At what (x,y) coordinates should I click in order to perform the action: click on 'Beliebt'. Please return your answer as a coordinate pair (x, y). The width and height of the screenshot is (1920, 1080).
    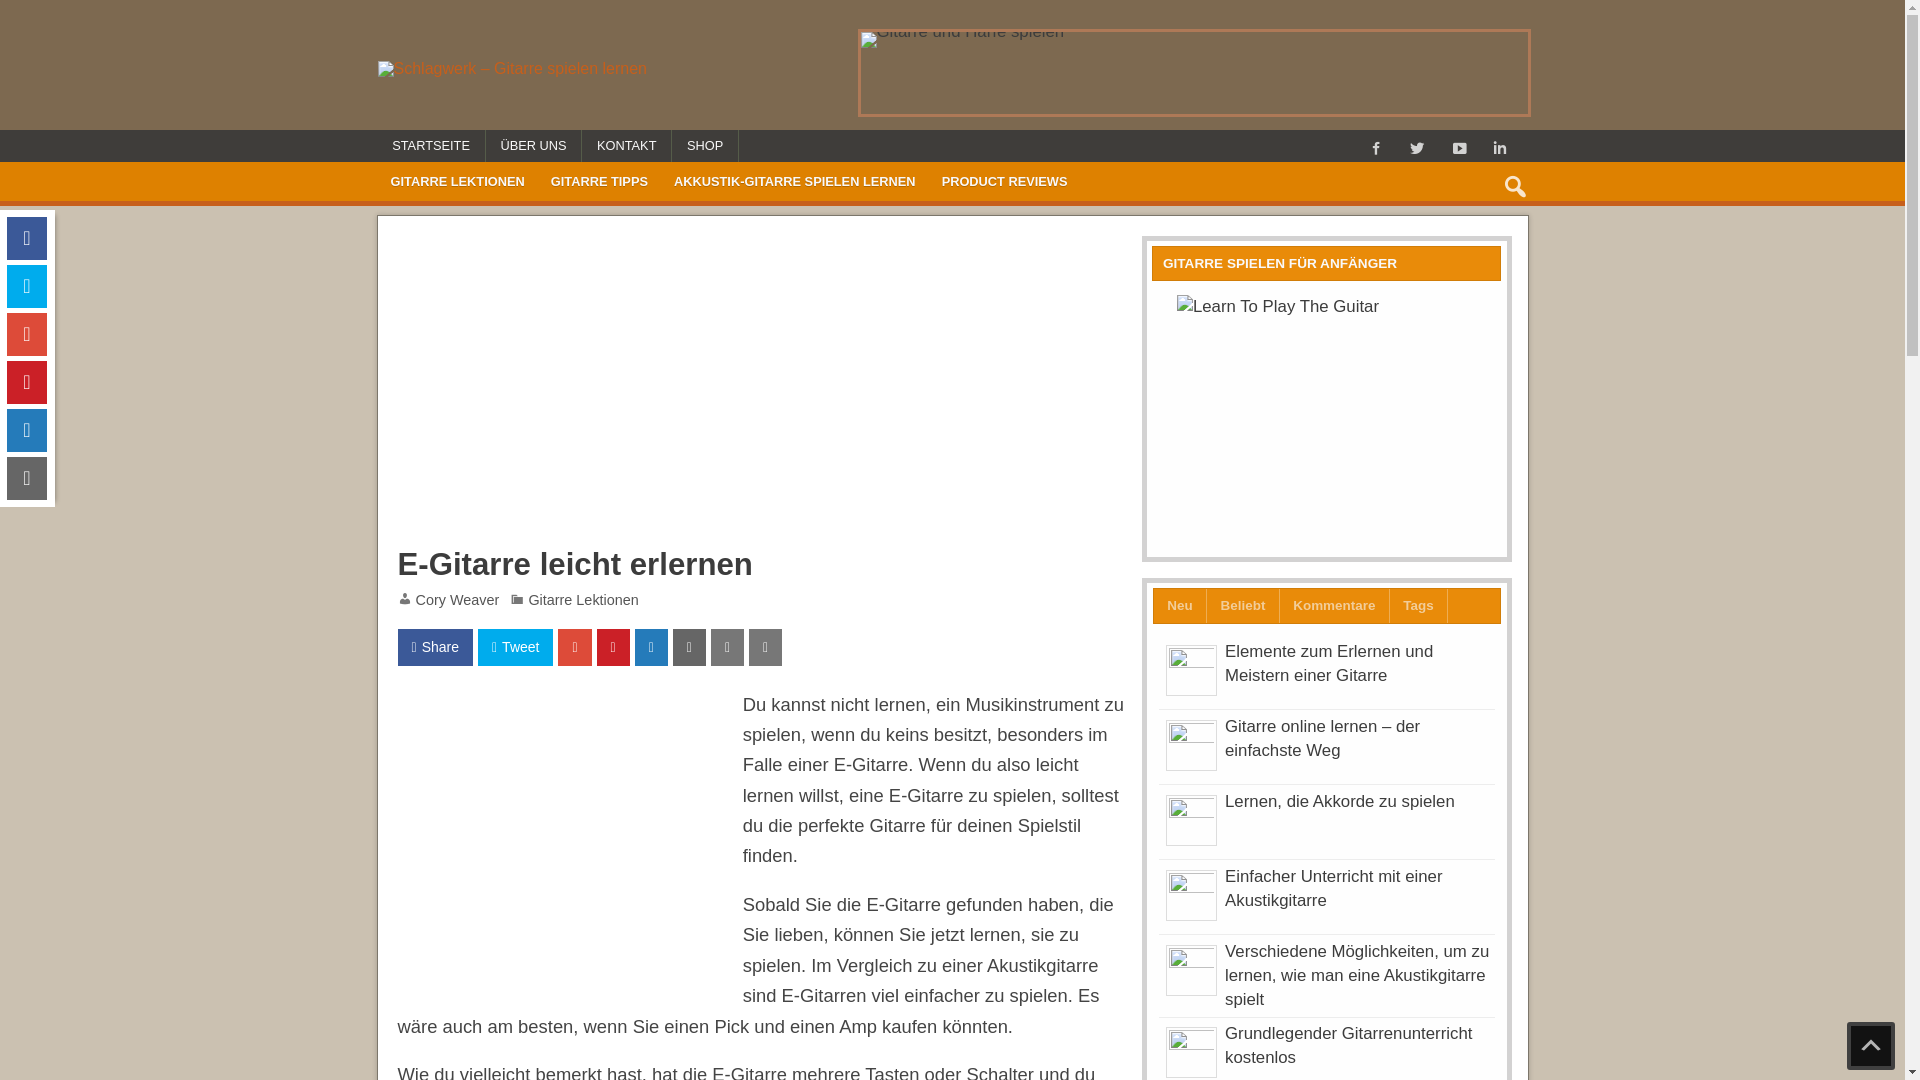
    Looking at the image, I should click on (1205, 604).